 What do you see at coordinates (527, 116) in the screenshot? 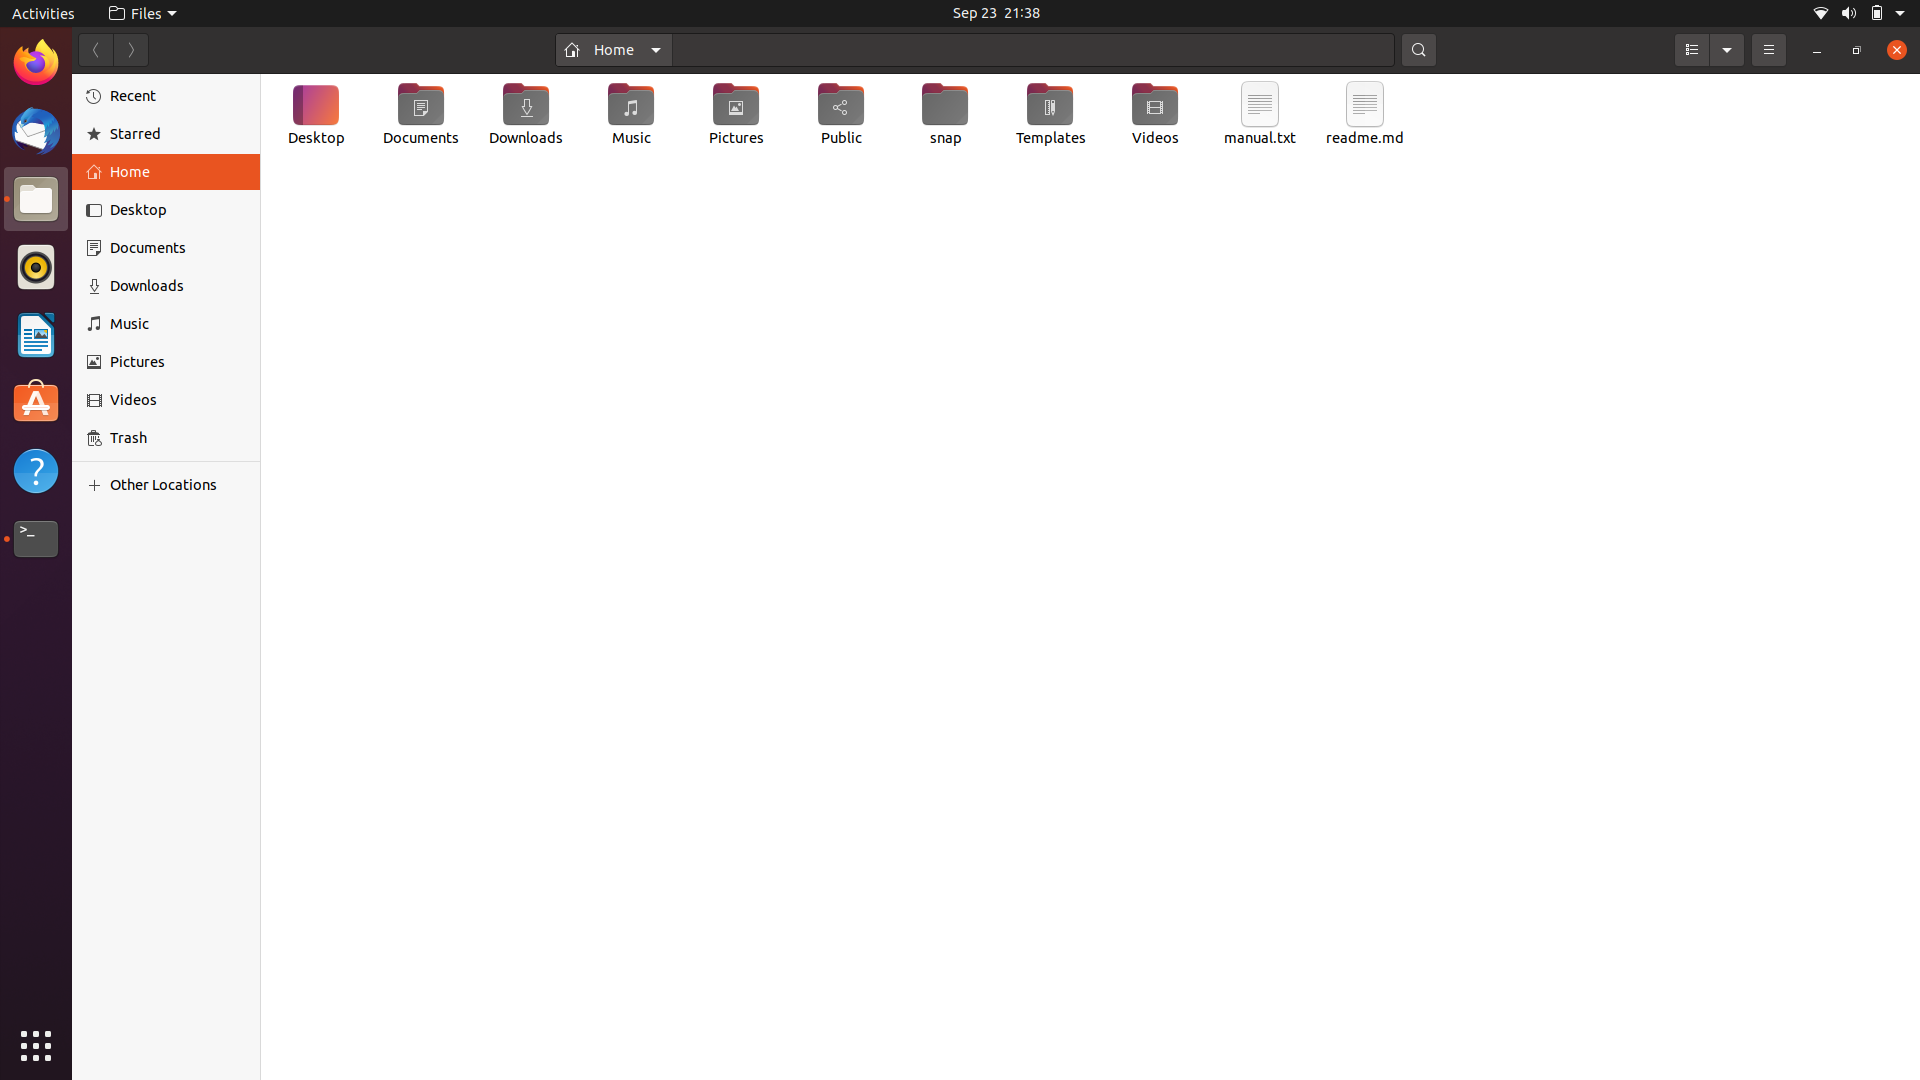
I see `Use Python"s automation scripting to produce a text file called "file.txt" within the Downloads folder` at bounding box center [527, 116].